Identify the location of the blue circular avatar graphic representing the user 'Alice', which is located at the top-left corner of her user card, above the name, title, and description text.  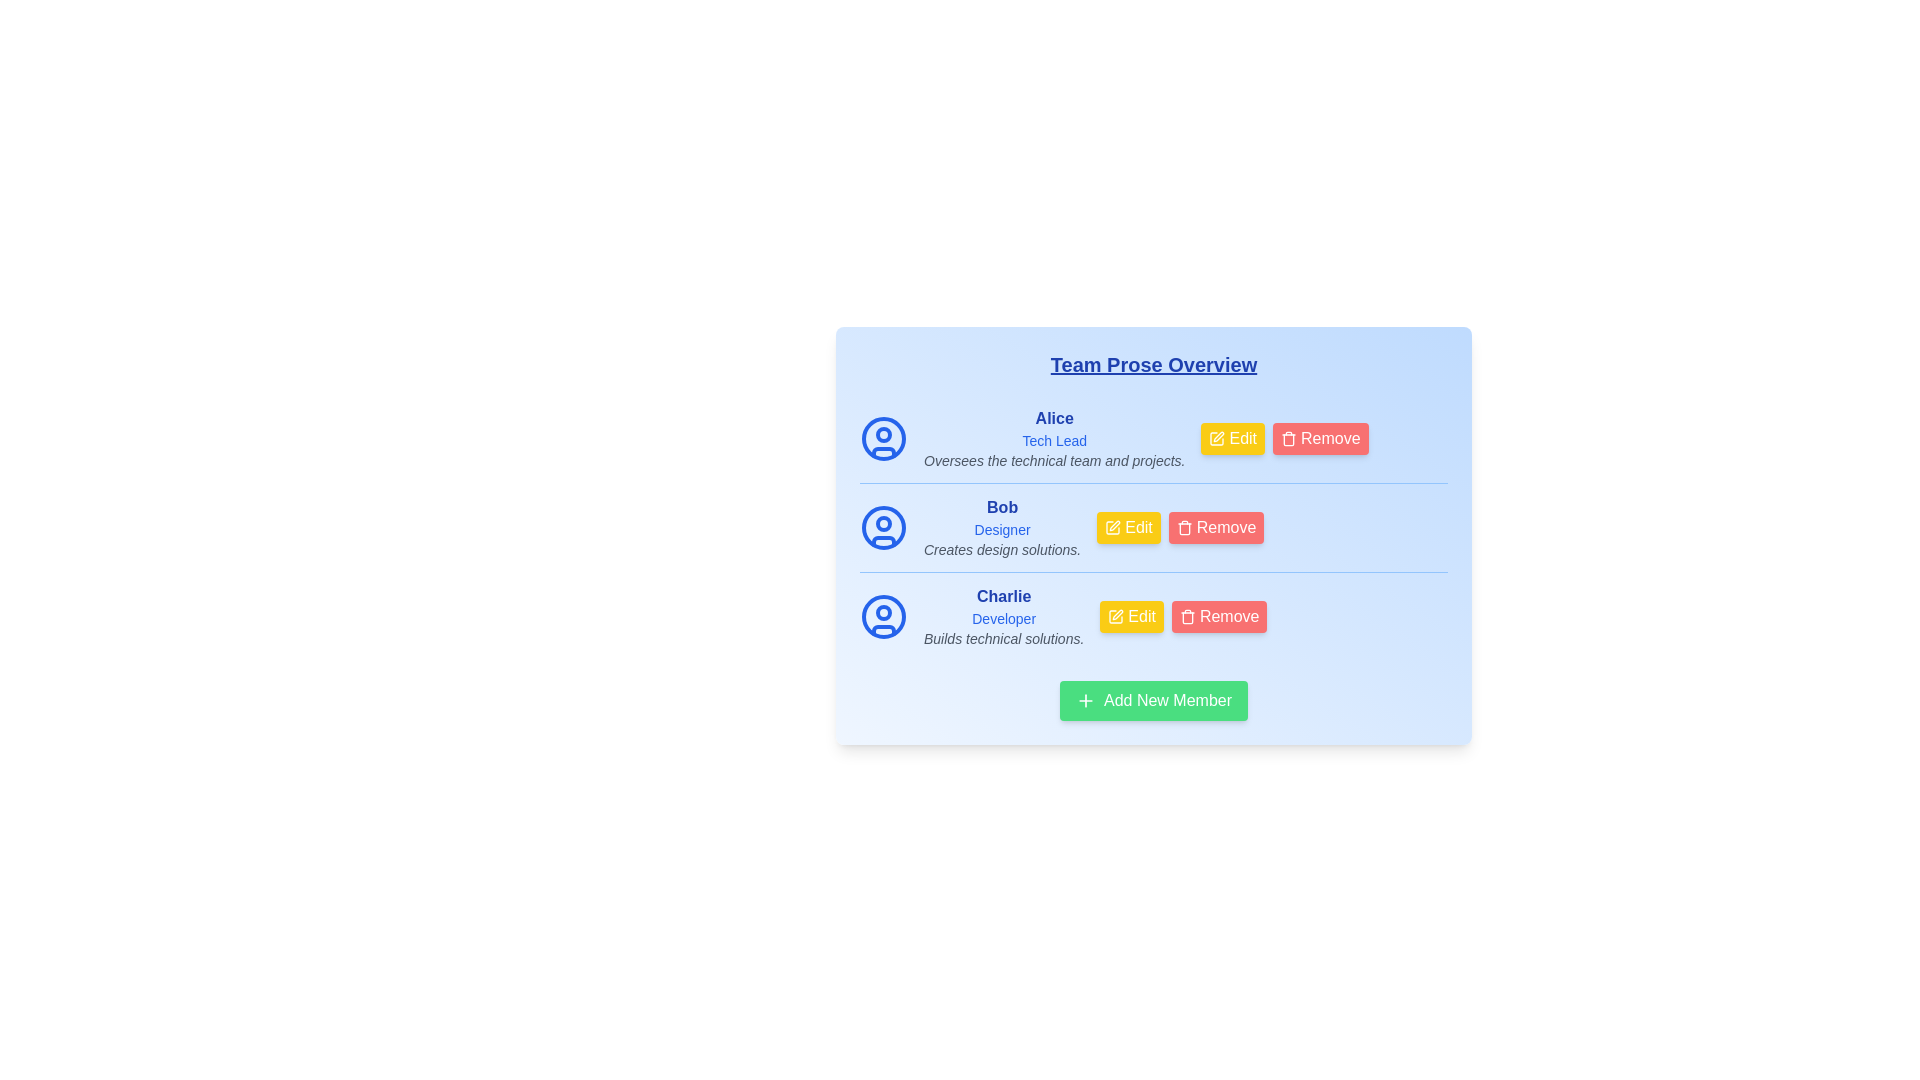
(882, 438).